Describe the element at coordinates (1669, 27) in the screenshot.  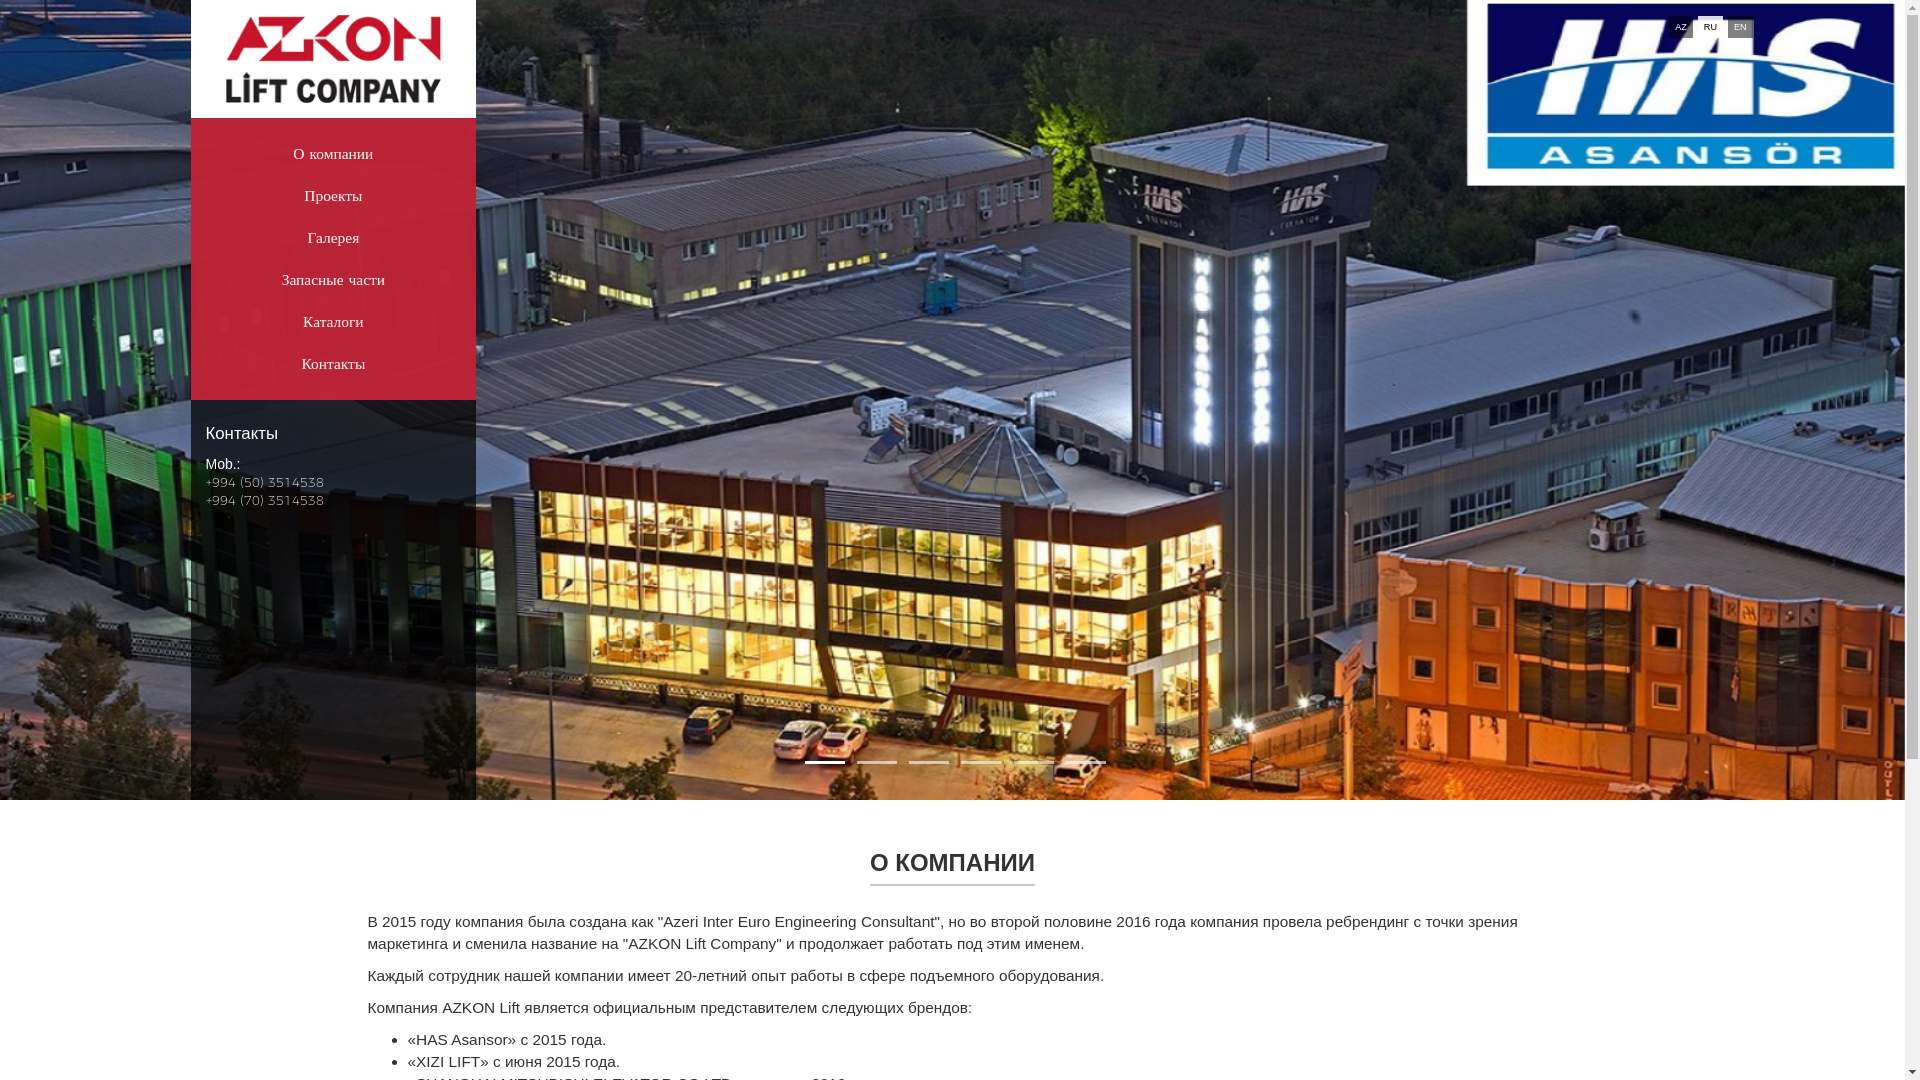
I see `'AZ'` at that location.